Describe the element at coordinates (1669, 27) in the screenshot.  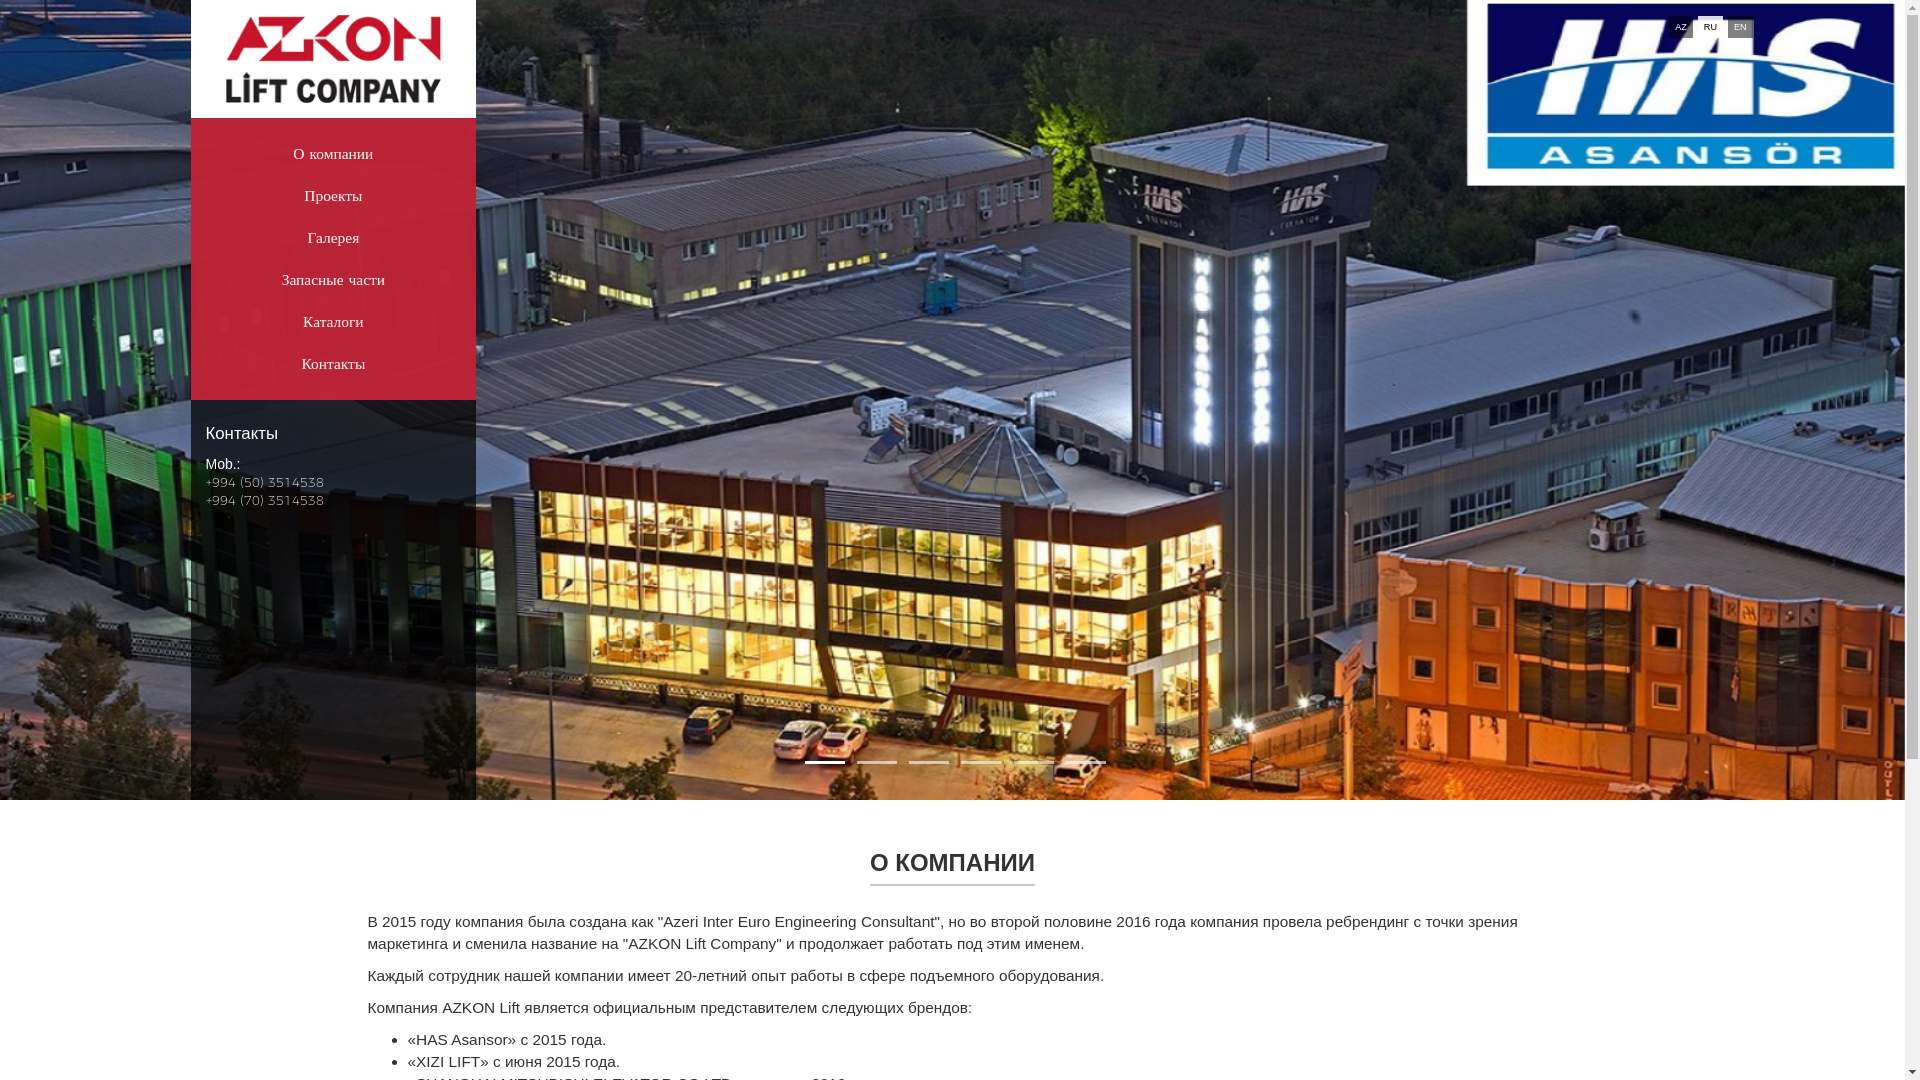
I see `'AZ'` at that location.